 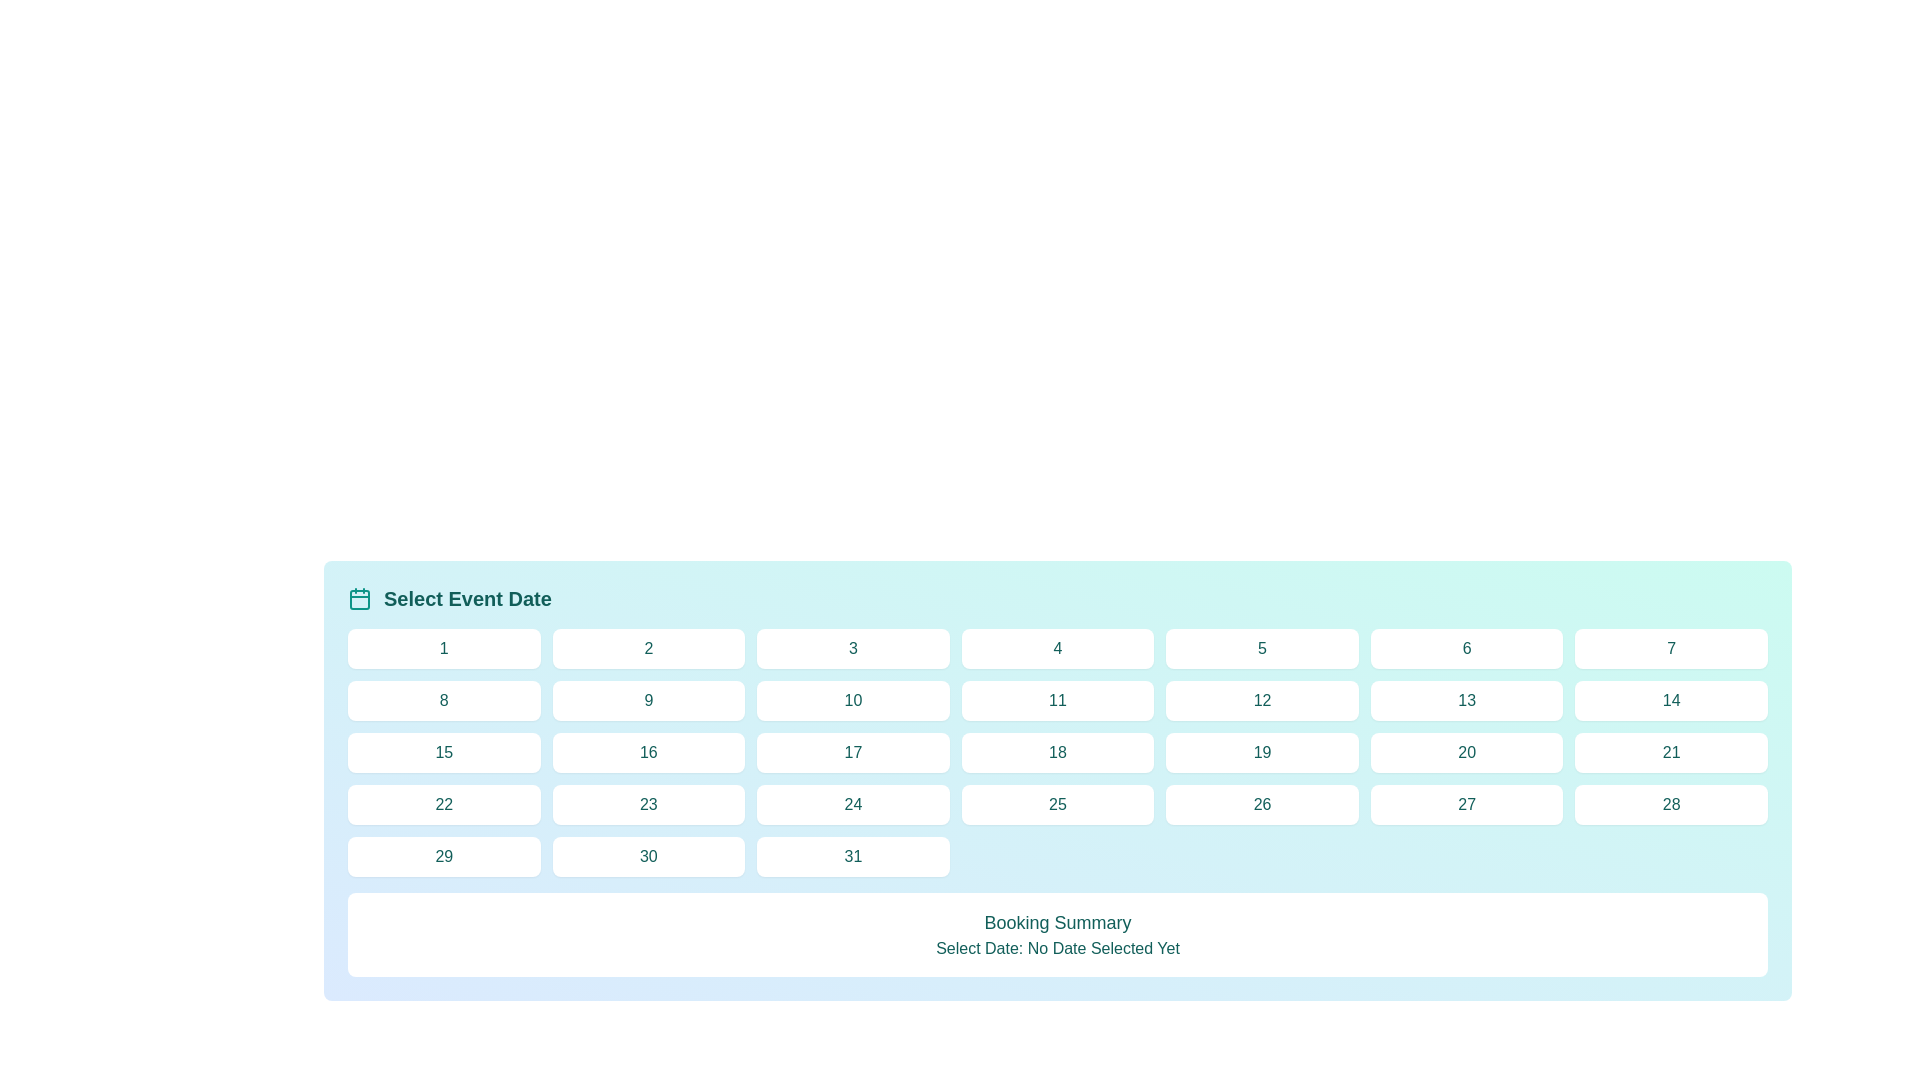 I want to click on the interactive button for selecting the date '29' in the calendar grid, so click(x=443, y=855).